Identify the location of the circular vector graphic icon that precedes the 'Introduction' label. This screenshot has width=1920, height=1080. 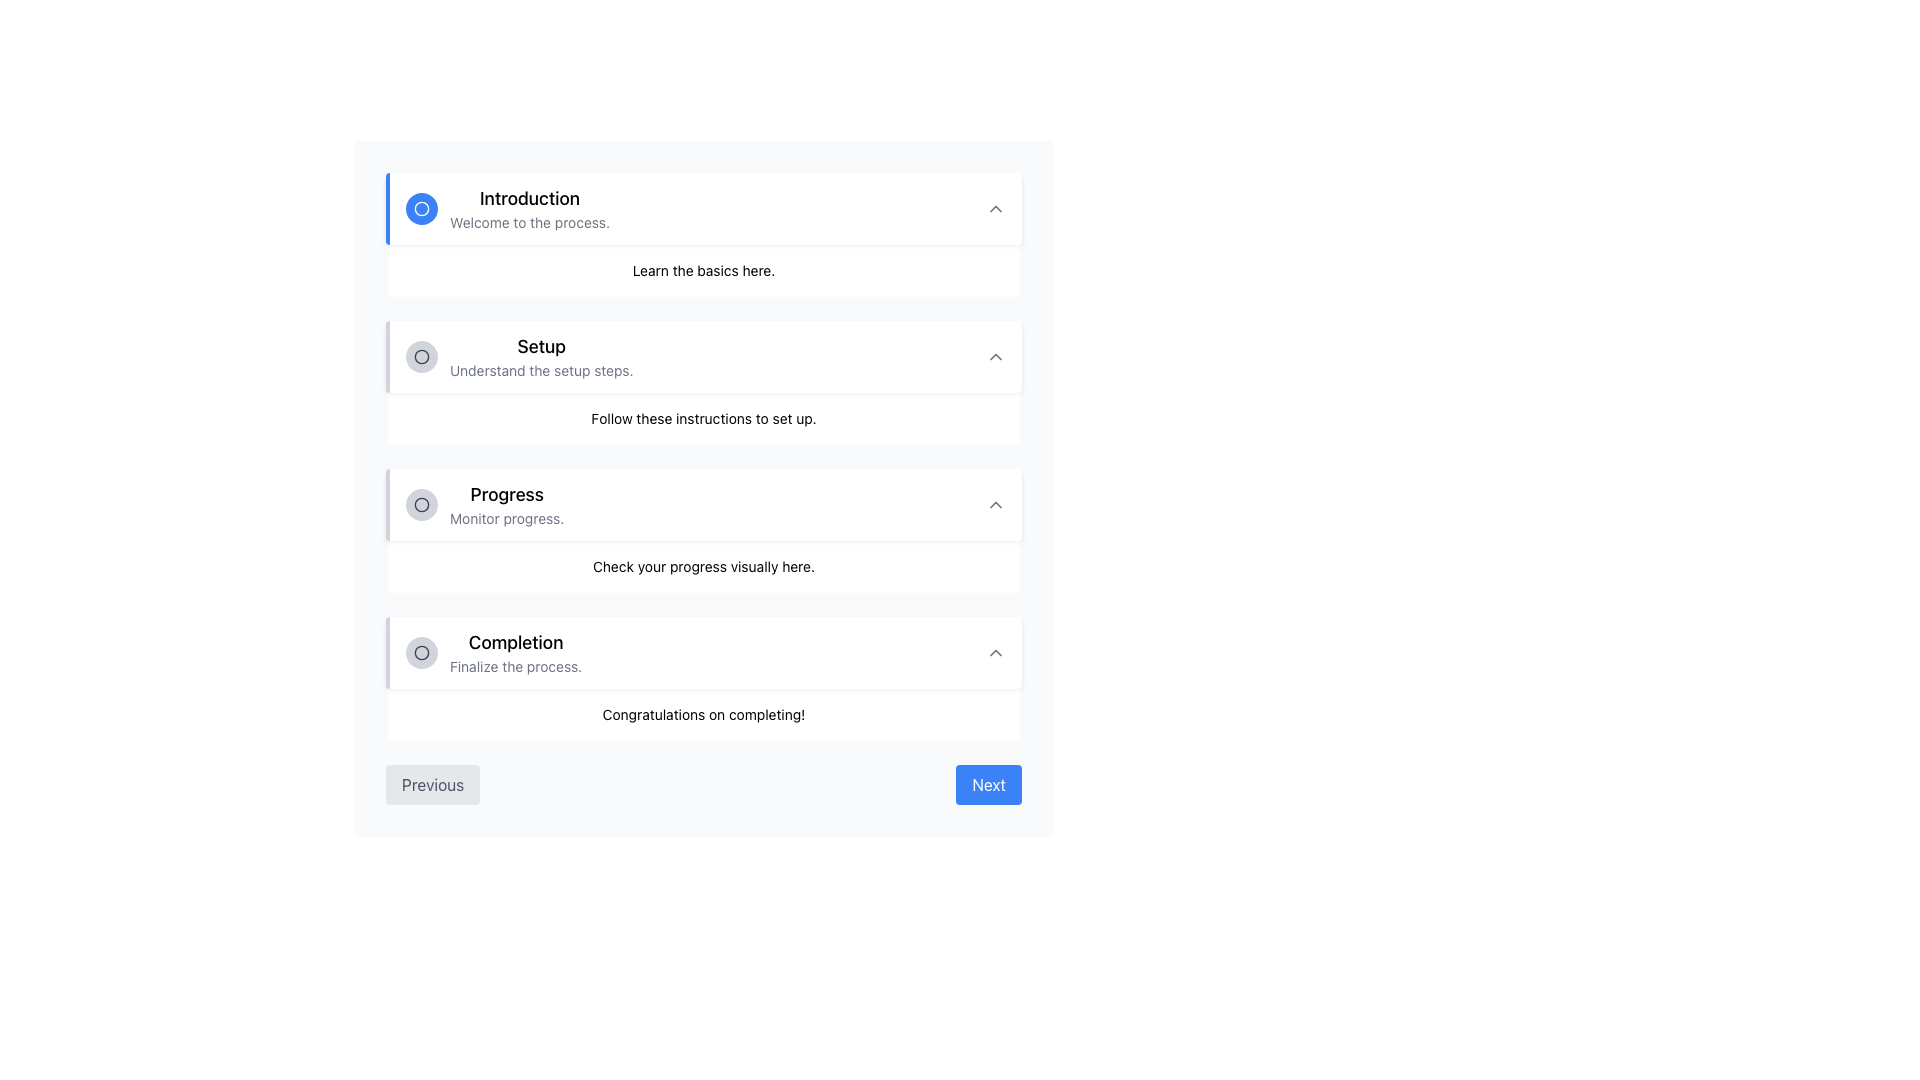
(421, 208).